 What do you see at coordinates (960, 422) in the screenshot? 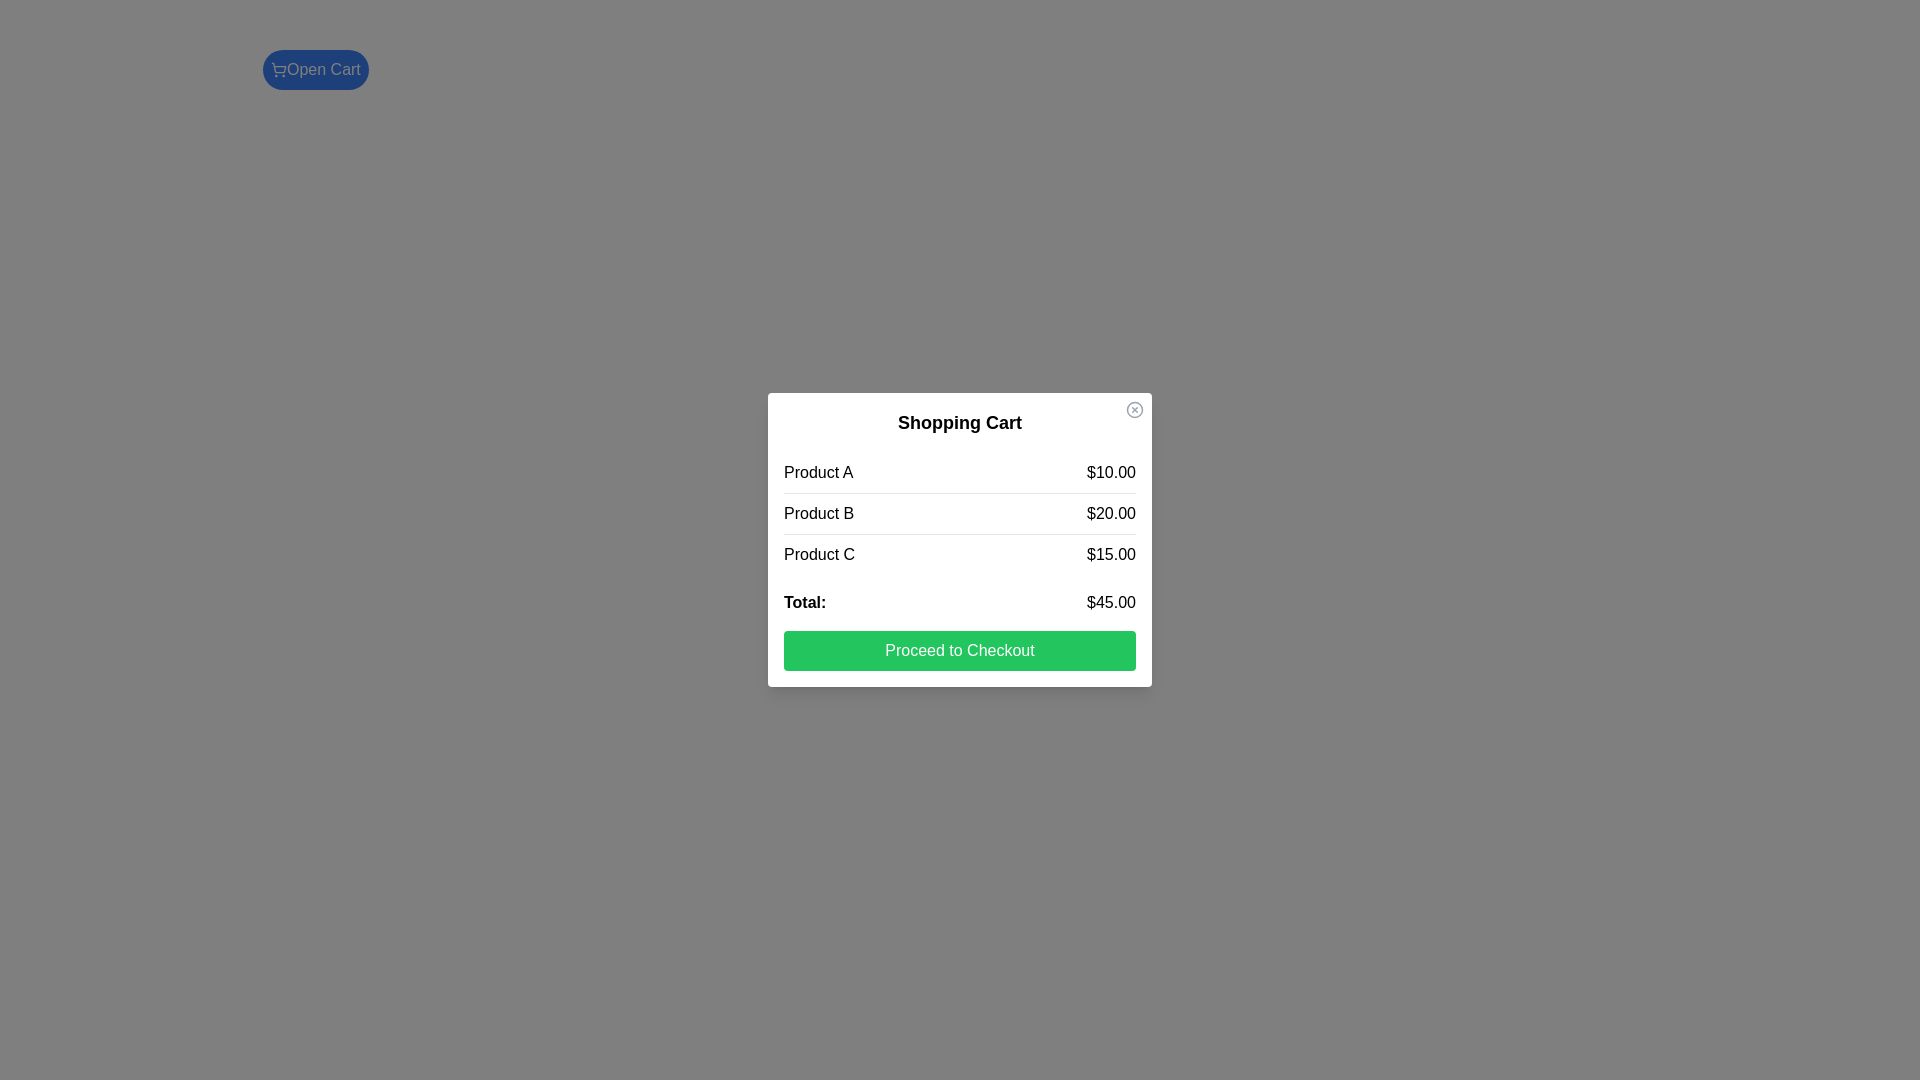
I see `prominent 'Shopping Cart' text label, which is a bold, large-font black label located at the upper section of a white rounded-corner card` at bounding box center [960, 422].